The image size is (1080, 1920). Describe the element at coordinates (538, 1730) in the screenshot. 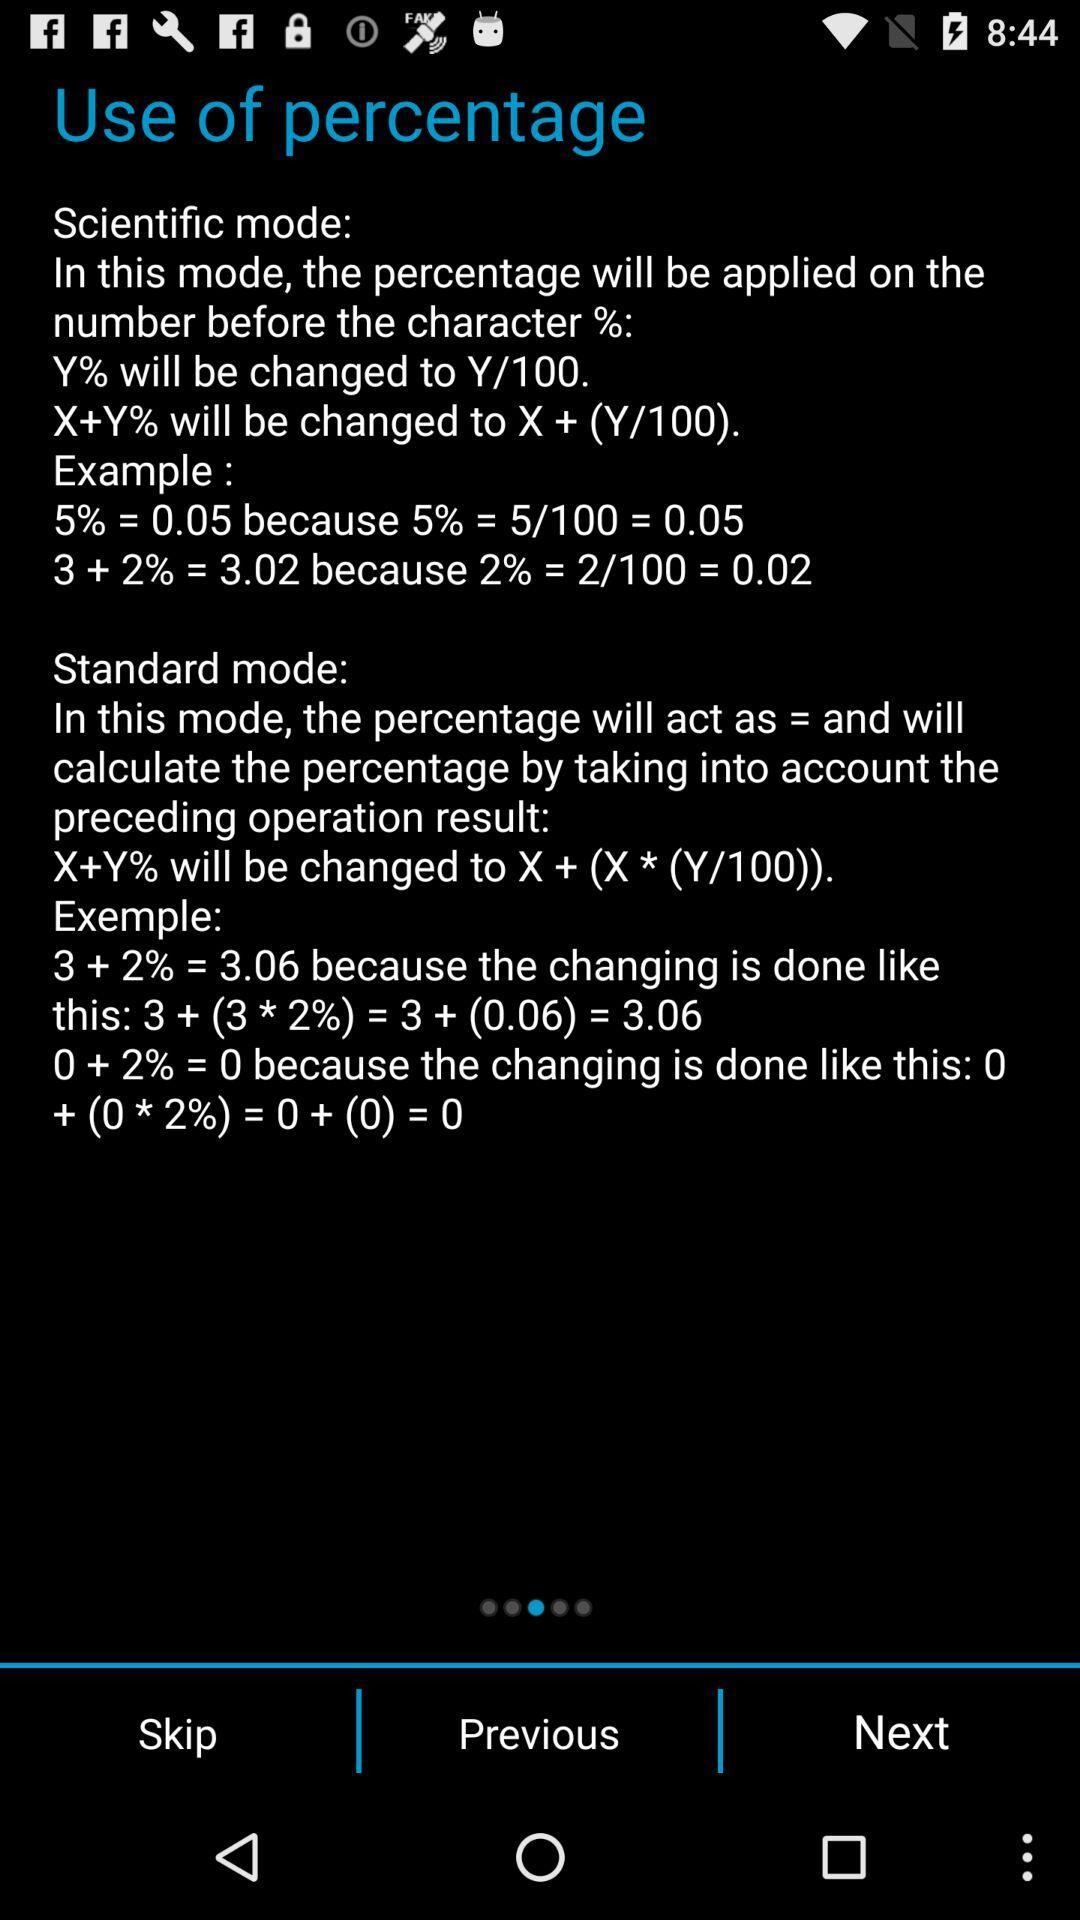

I see `previous button` at that location.